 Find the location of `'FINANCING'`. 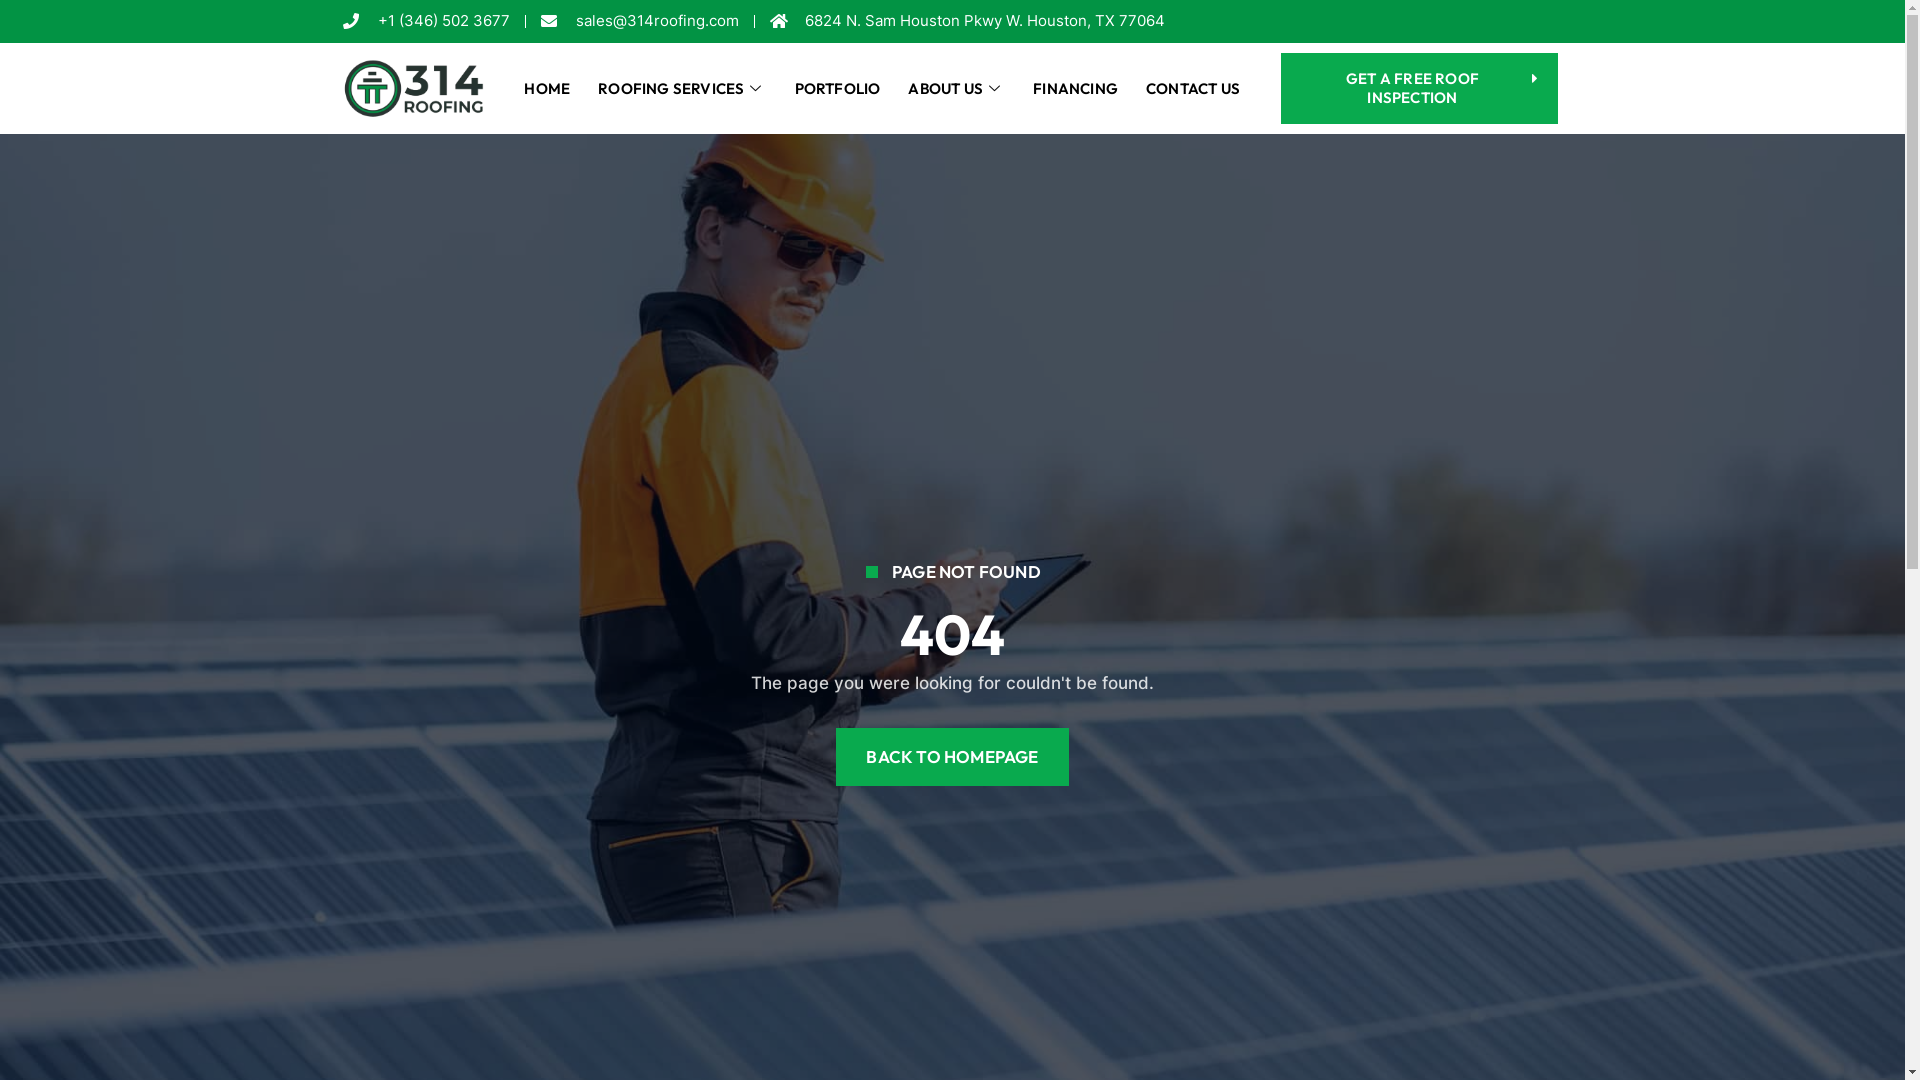

'FINANCING' is located at coordinates (1074, 87).